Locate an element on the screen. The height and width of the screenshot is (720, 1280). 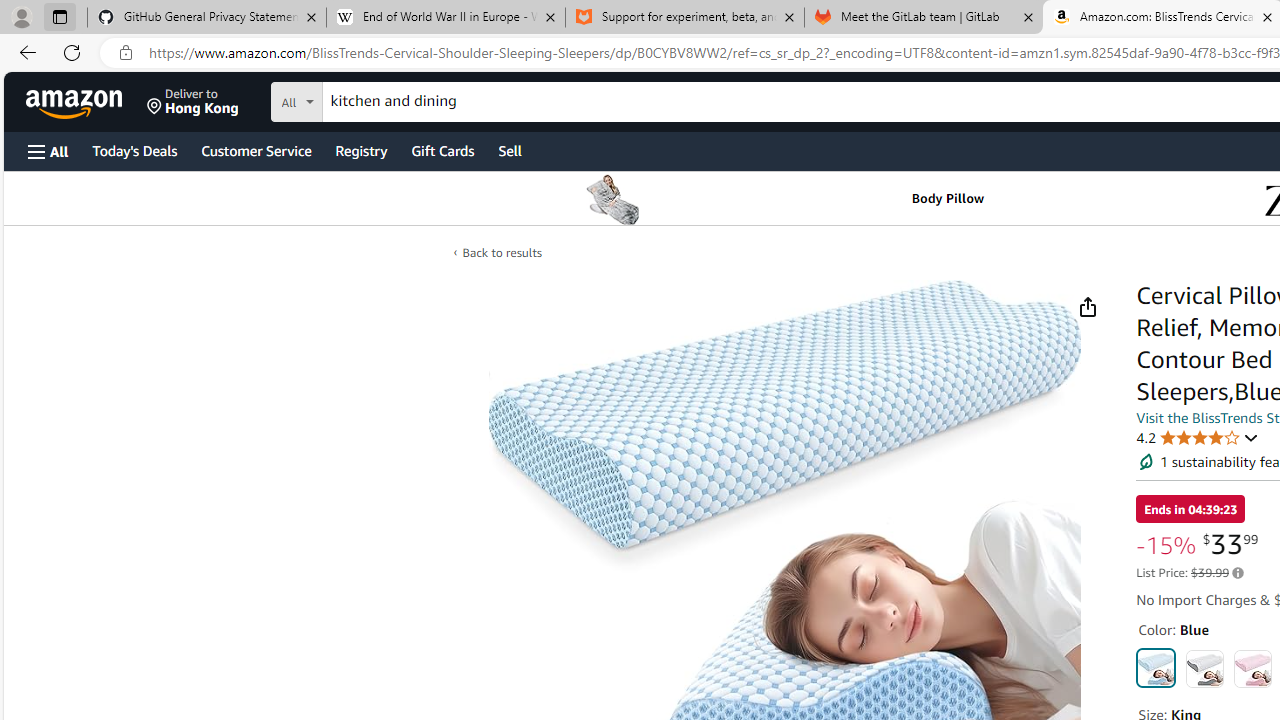
'Back to results' is located at coordinates (501, 252).